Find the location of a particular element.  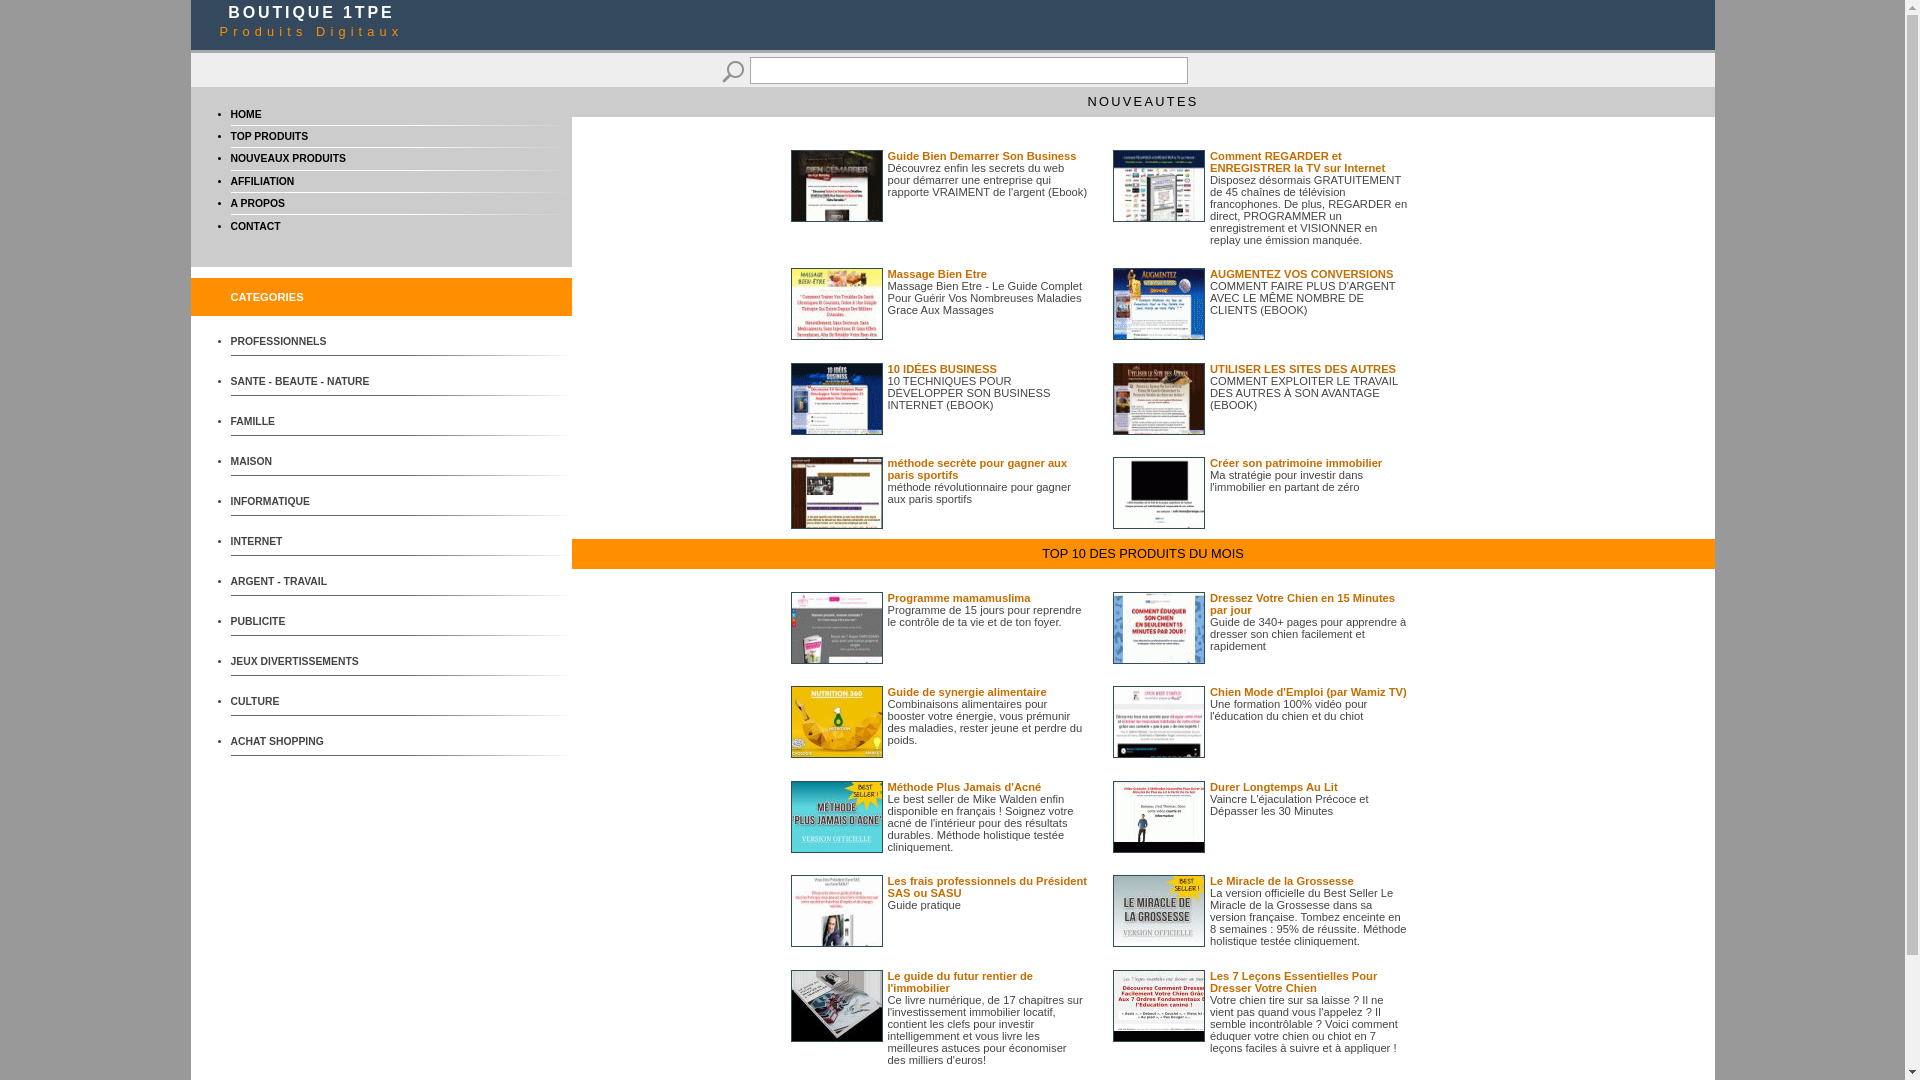

'AFFILIATION' is located at coordinates (261, 181).